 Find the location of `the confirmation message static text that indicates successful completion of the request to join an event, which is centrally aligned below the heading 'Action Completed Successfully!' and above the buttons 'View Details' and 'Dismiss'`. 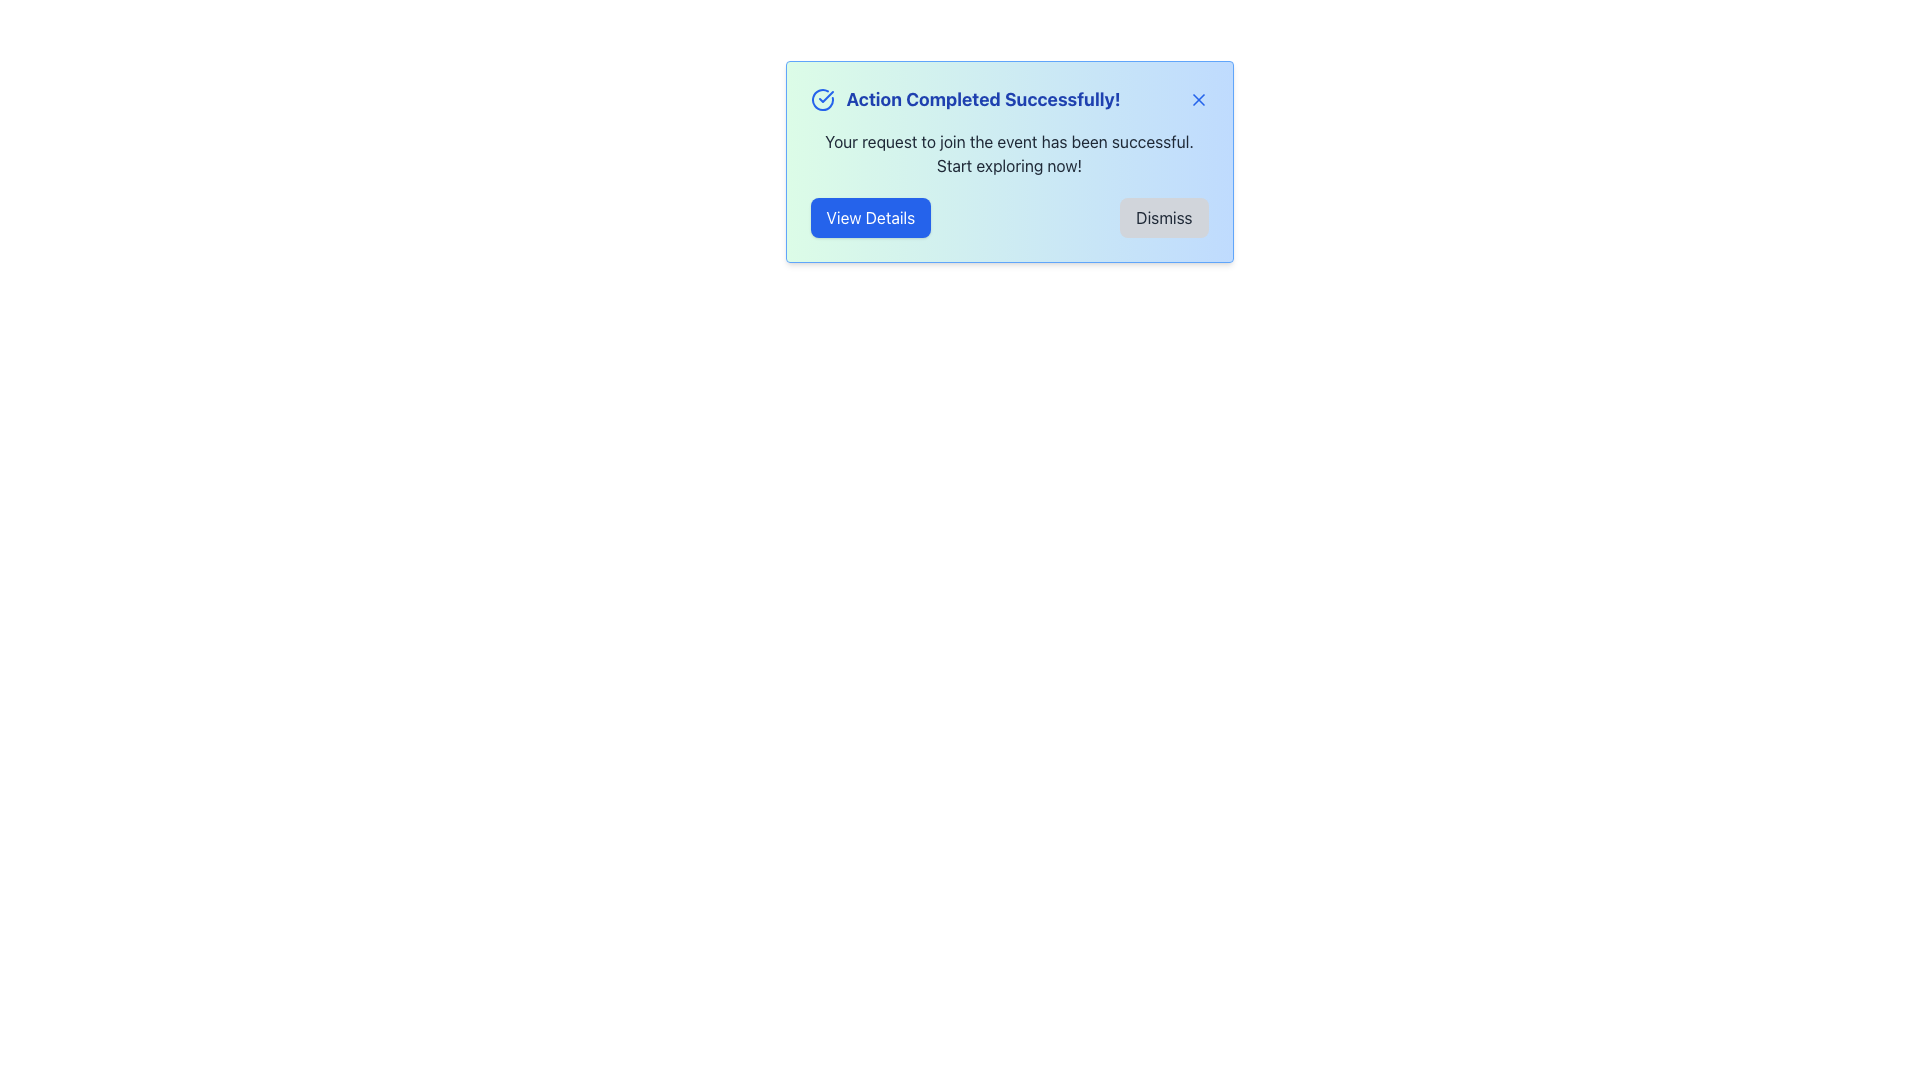

the confirmation message static text that indicates successful completion of the request to join an event, which is centrally aligned below the heading 'Action Completed Successfully!' and above the buttons 'View Details' and 'Dismiss' is located at coordinates (1009, 153).